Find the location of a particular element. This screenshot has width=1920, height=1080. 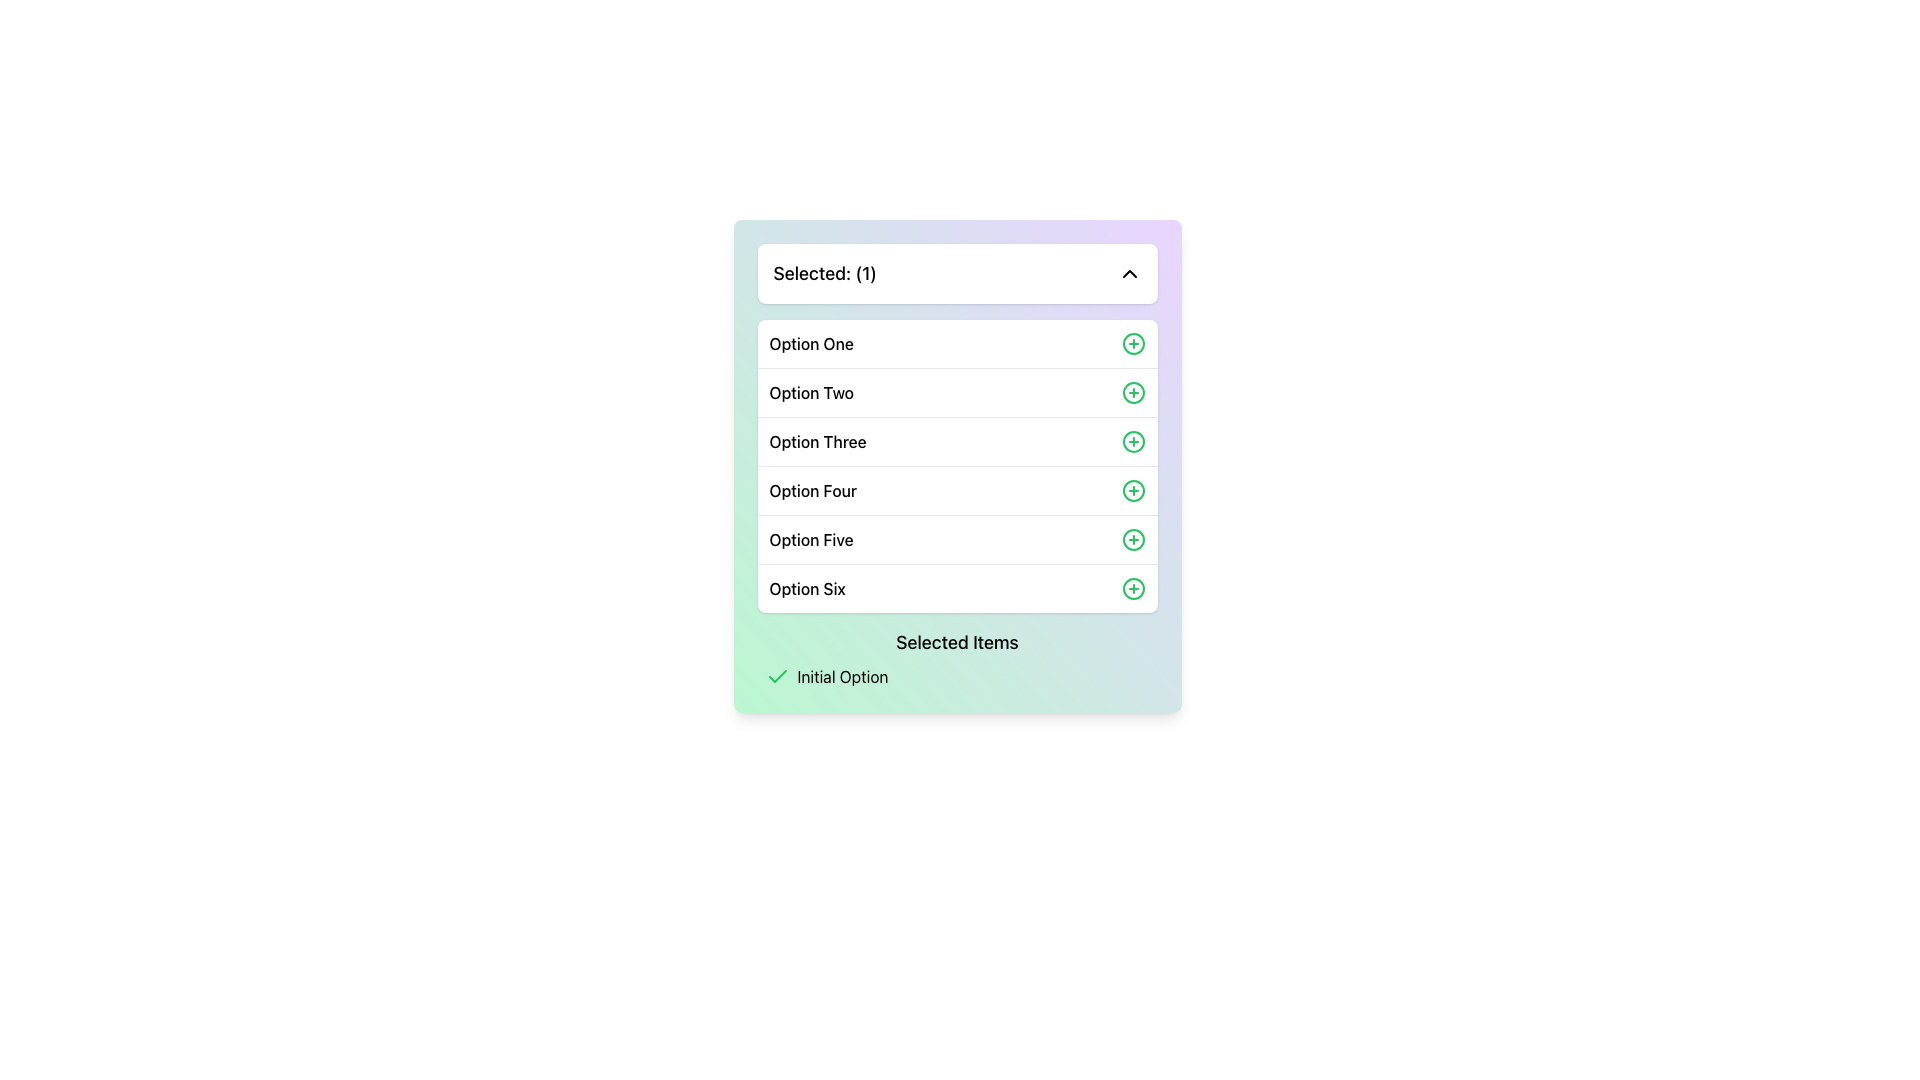

the action button icon located to the right of the label 'Option Two' in the vertically ordered list is located at coordinates (1133, 393).